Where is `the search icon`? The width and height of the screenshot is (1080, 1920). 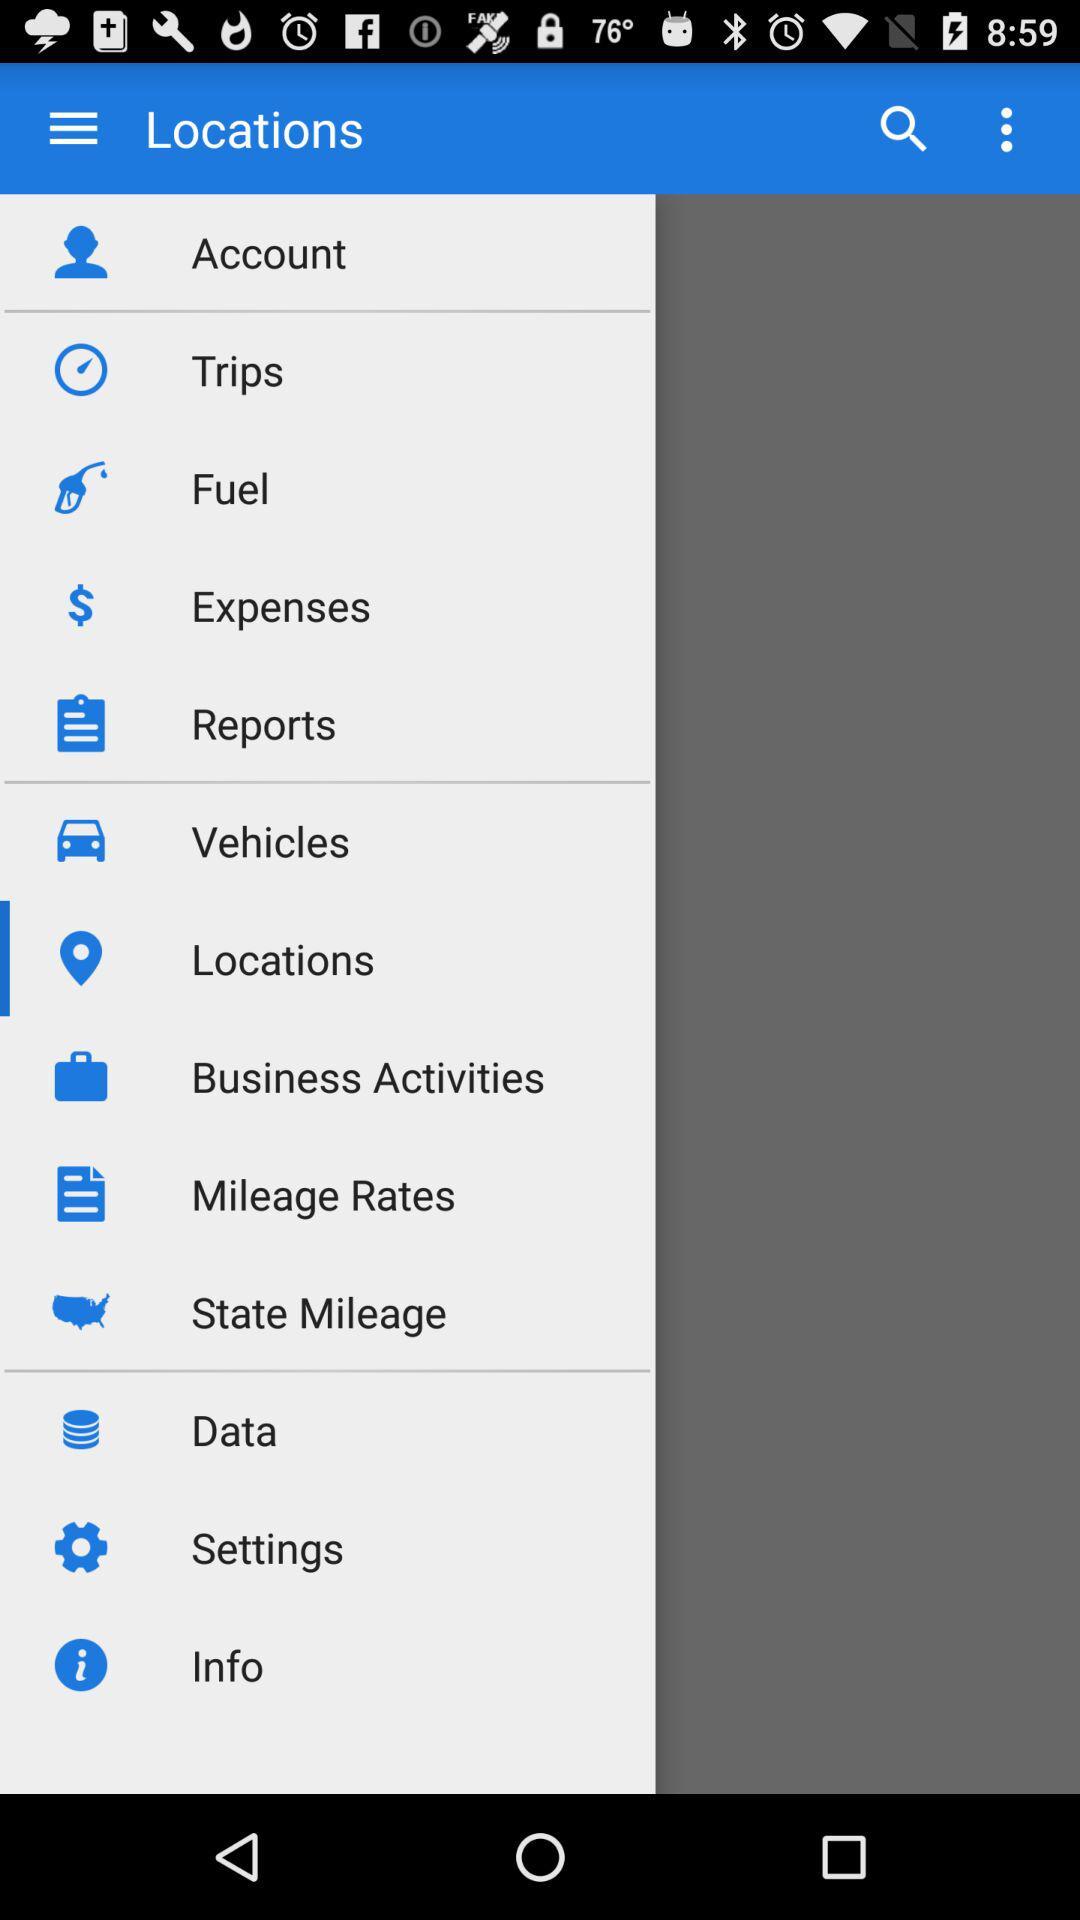
the search icon is located at coordinates (903, 136).